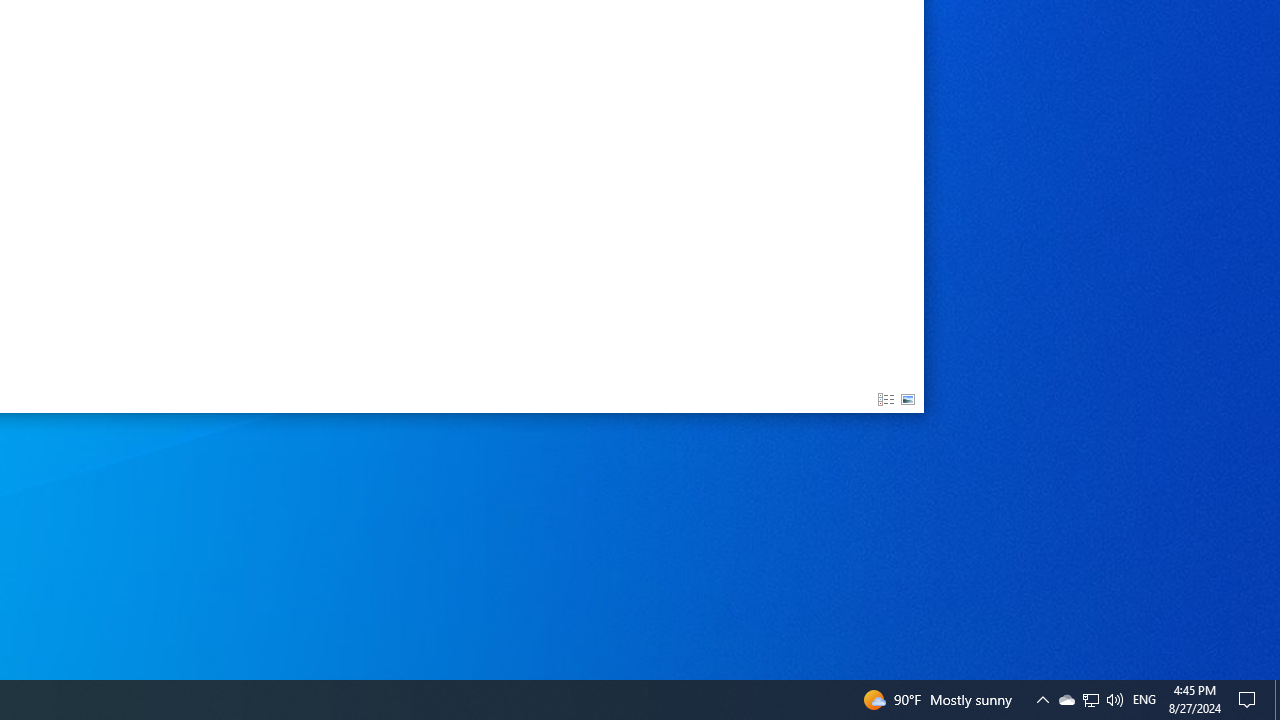 The height and width of the screenshot is (720, 1280). Describe the element at coordinates (1065, 698) in the screenshot. I see `'Notification Chevron'` at that location.